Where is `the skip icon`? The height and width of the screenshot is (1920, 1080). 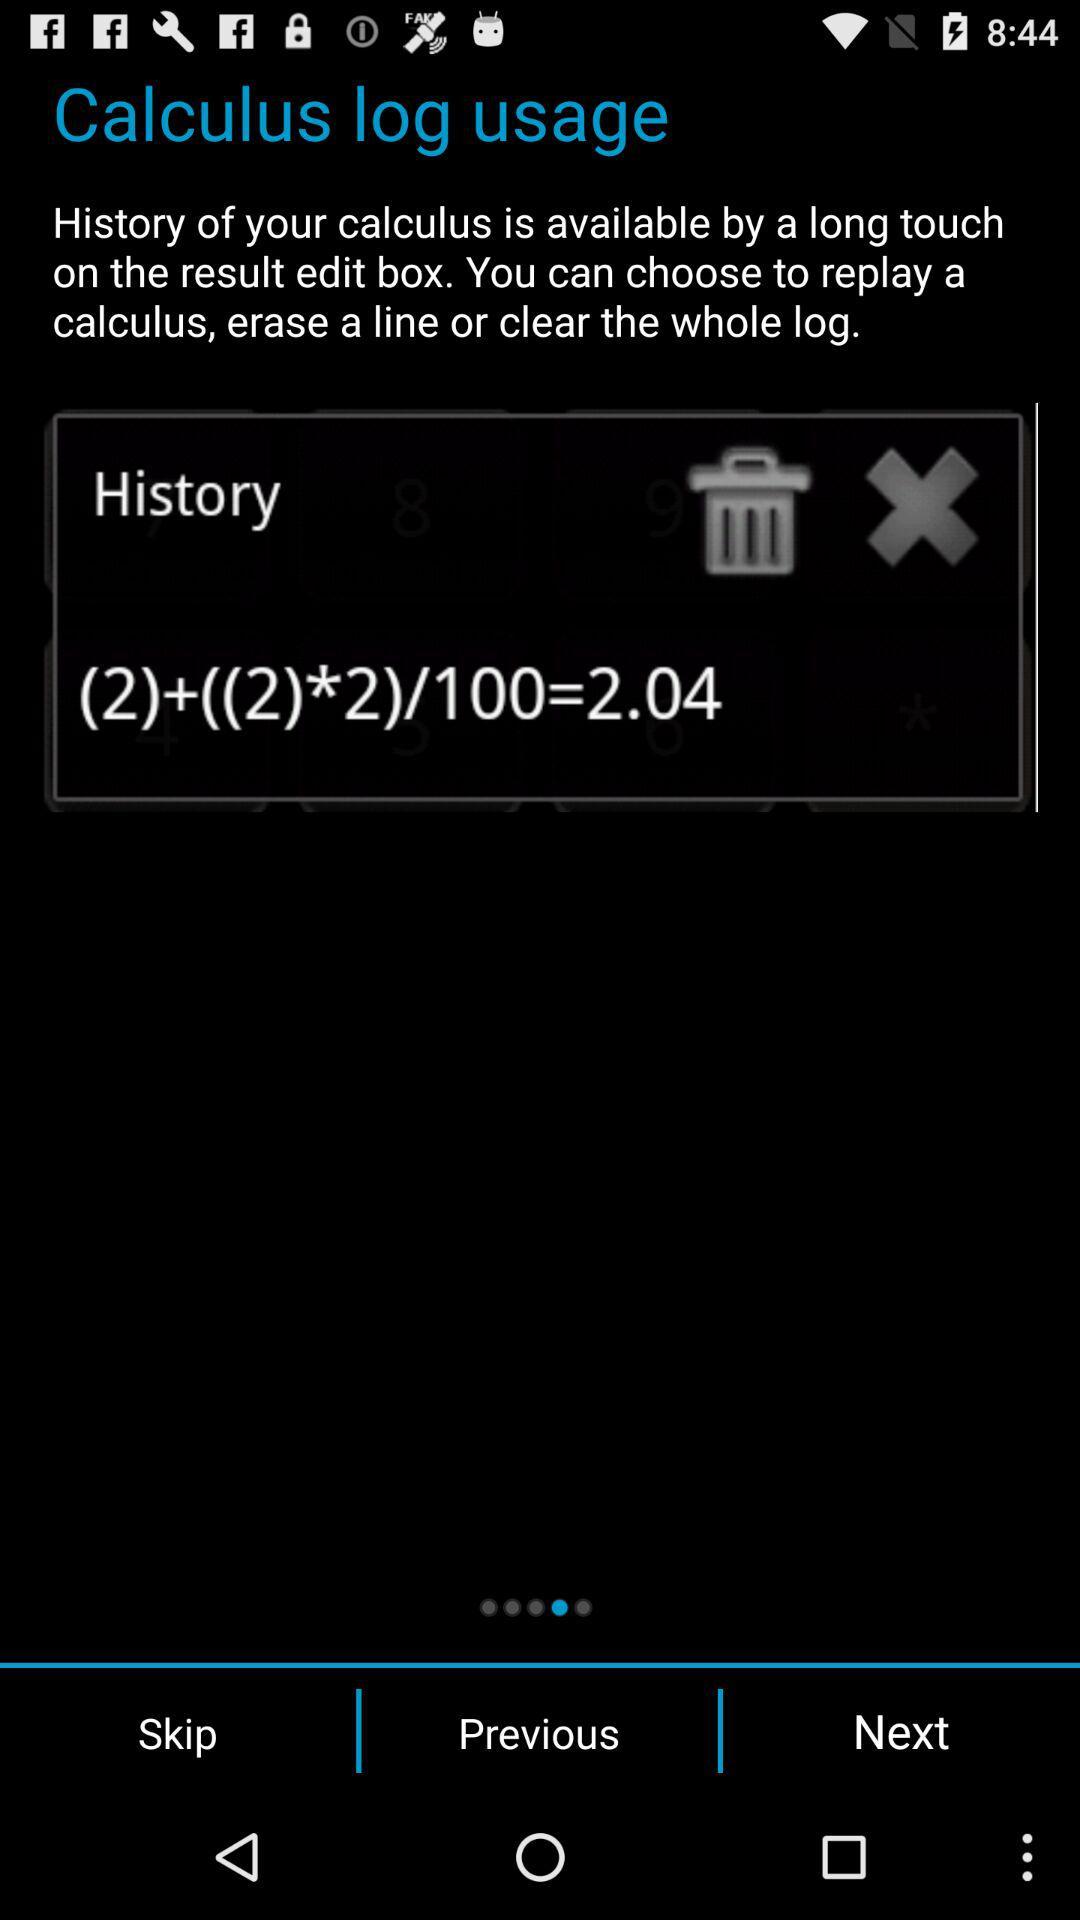
the skip icon is located at coordinates (177, 1730).